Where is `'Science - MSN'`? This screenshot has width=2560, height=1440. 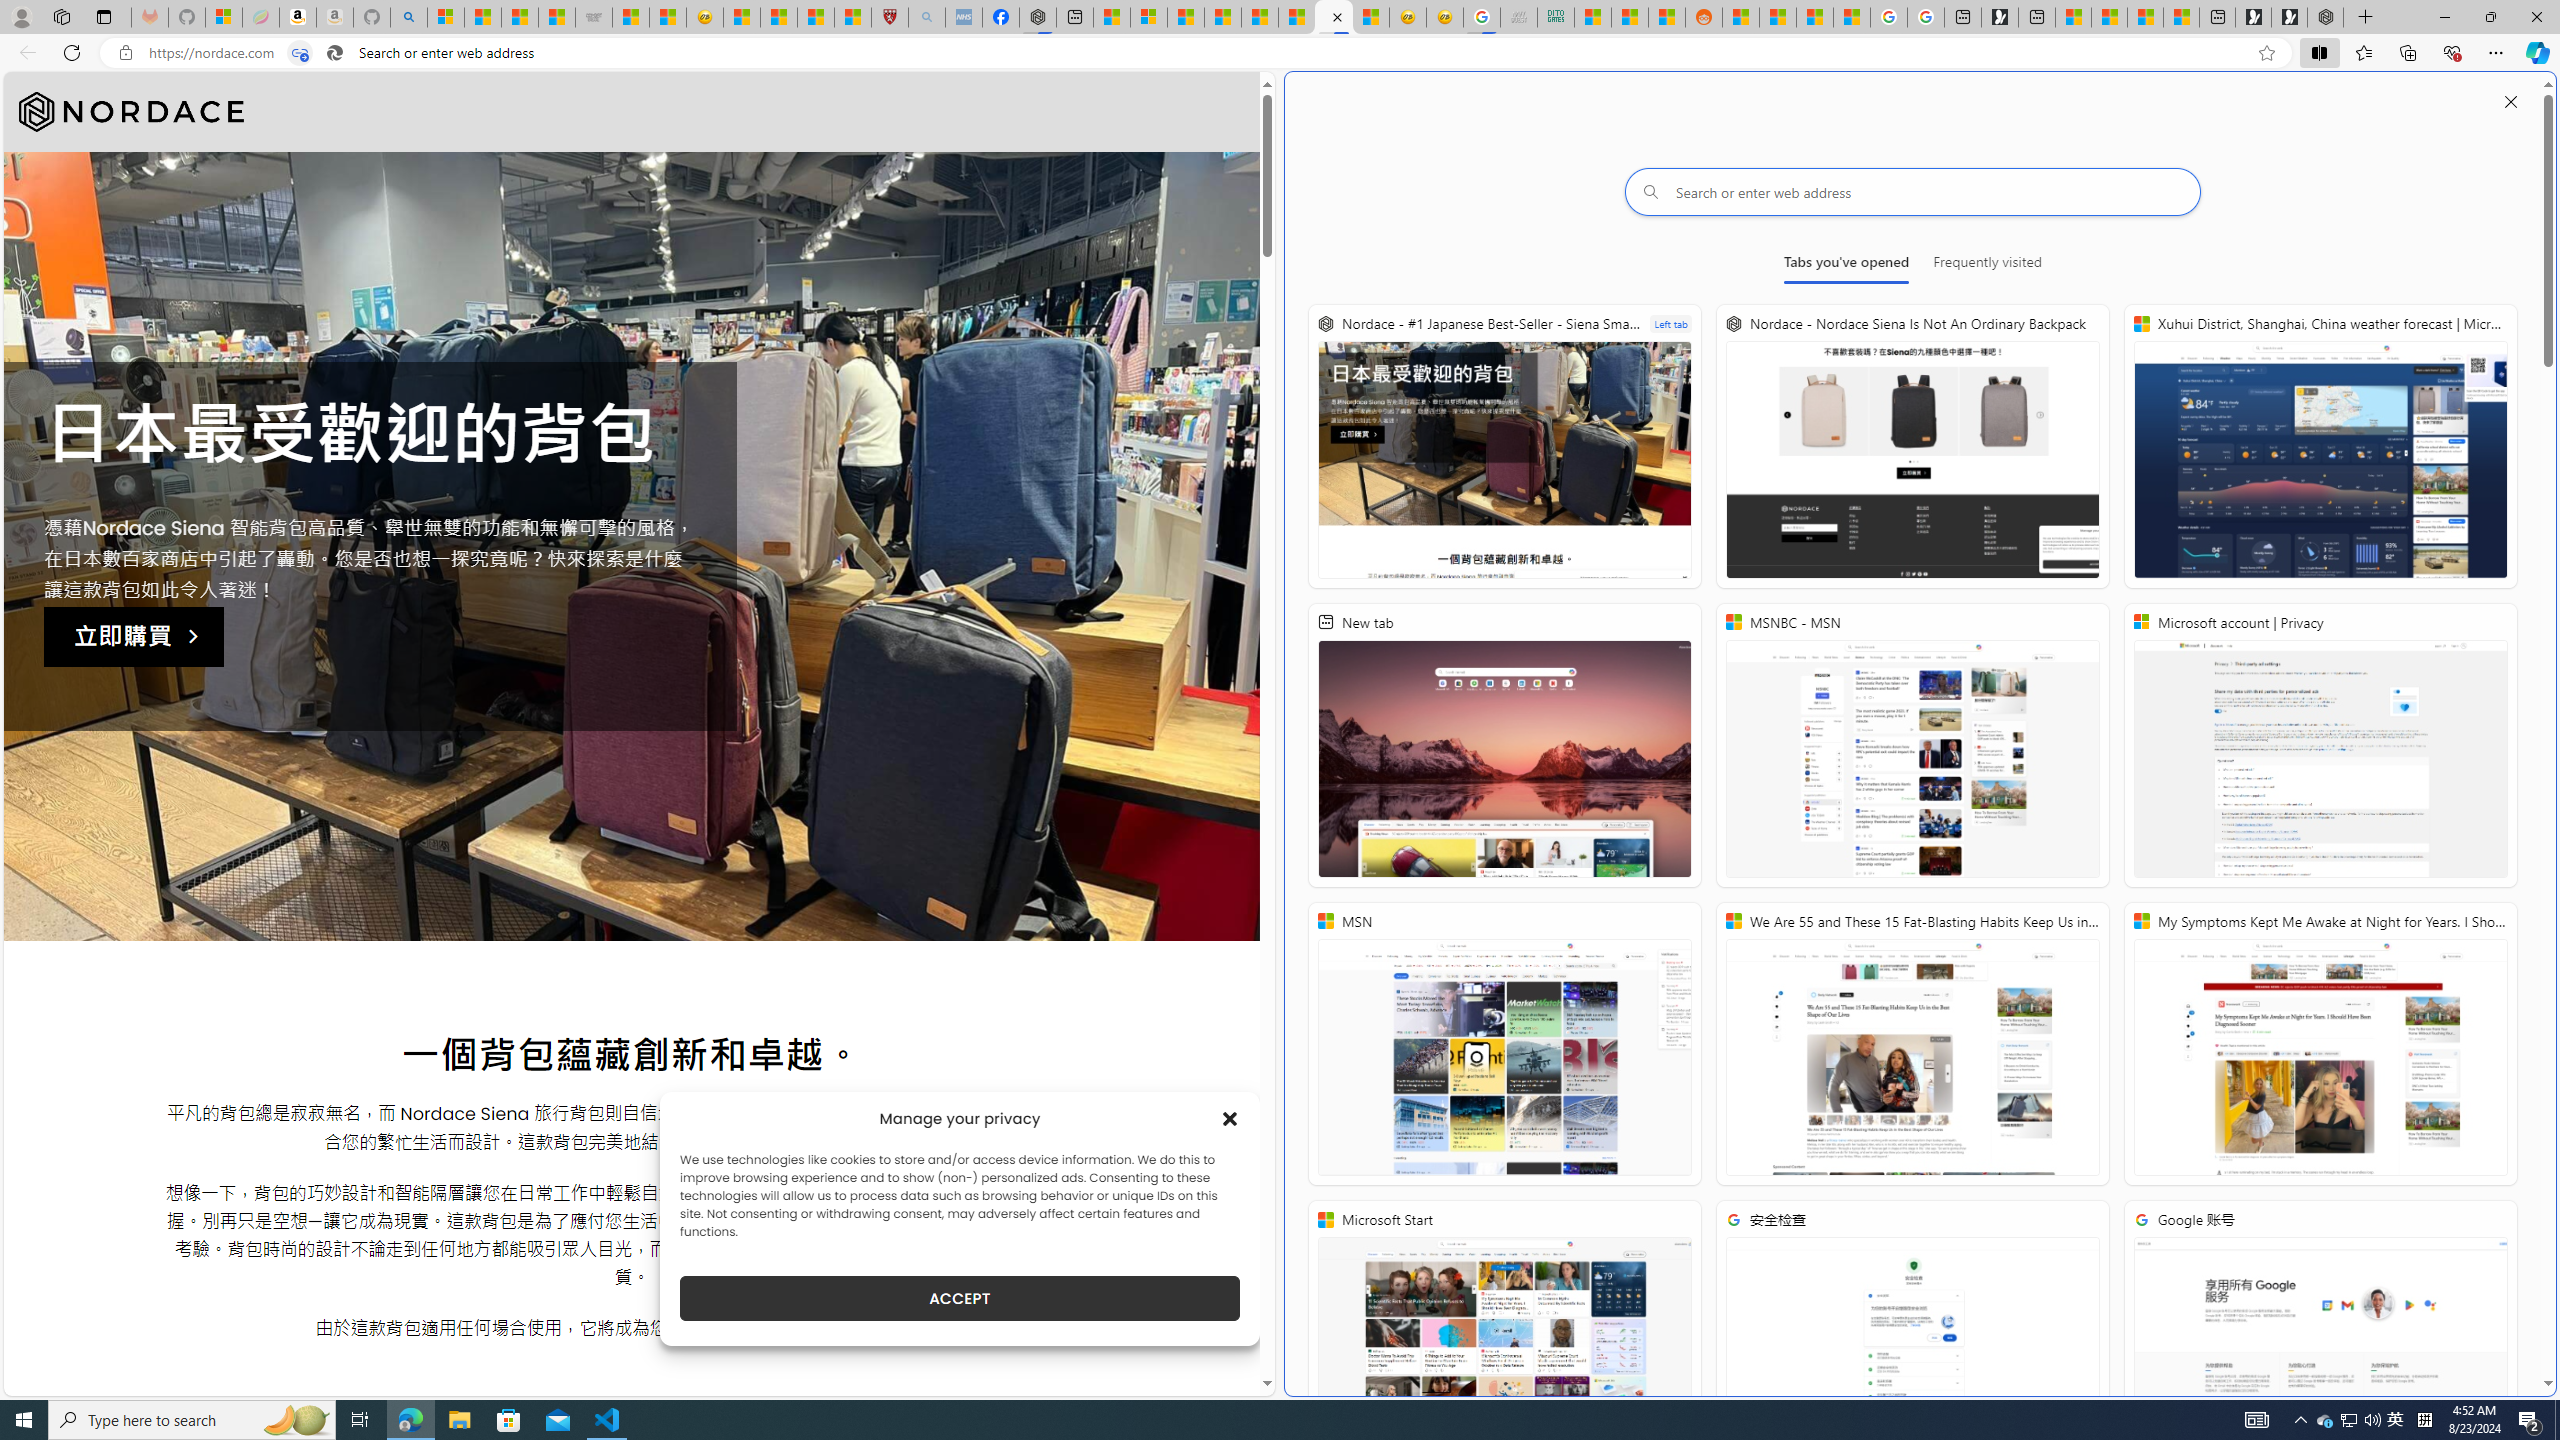 'Science - MSN' is located at coordinates (815, 16).